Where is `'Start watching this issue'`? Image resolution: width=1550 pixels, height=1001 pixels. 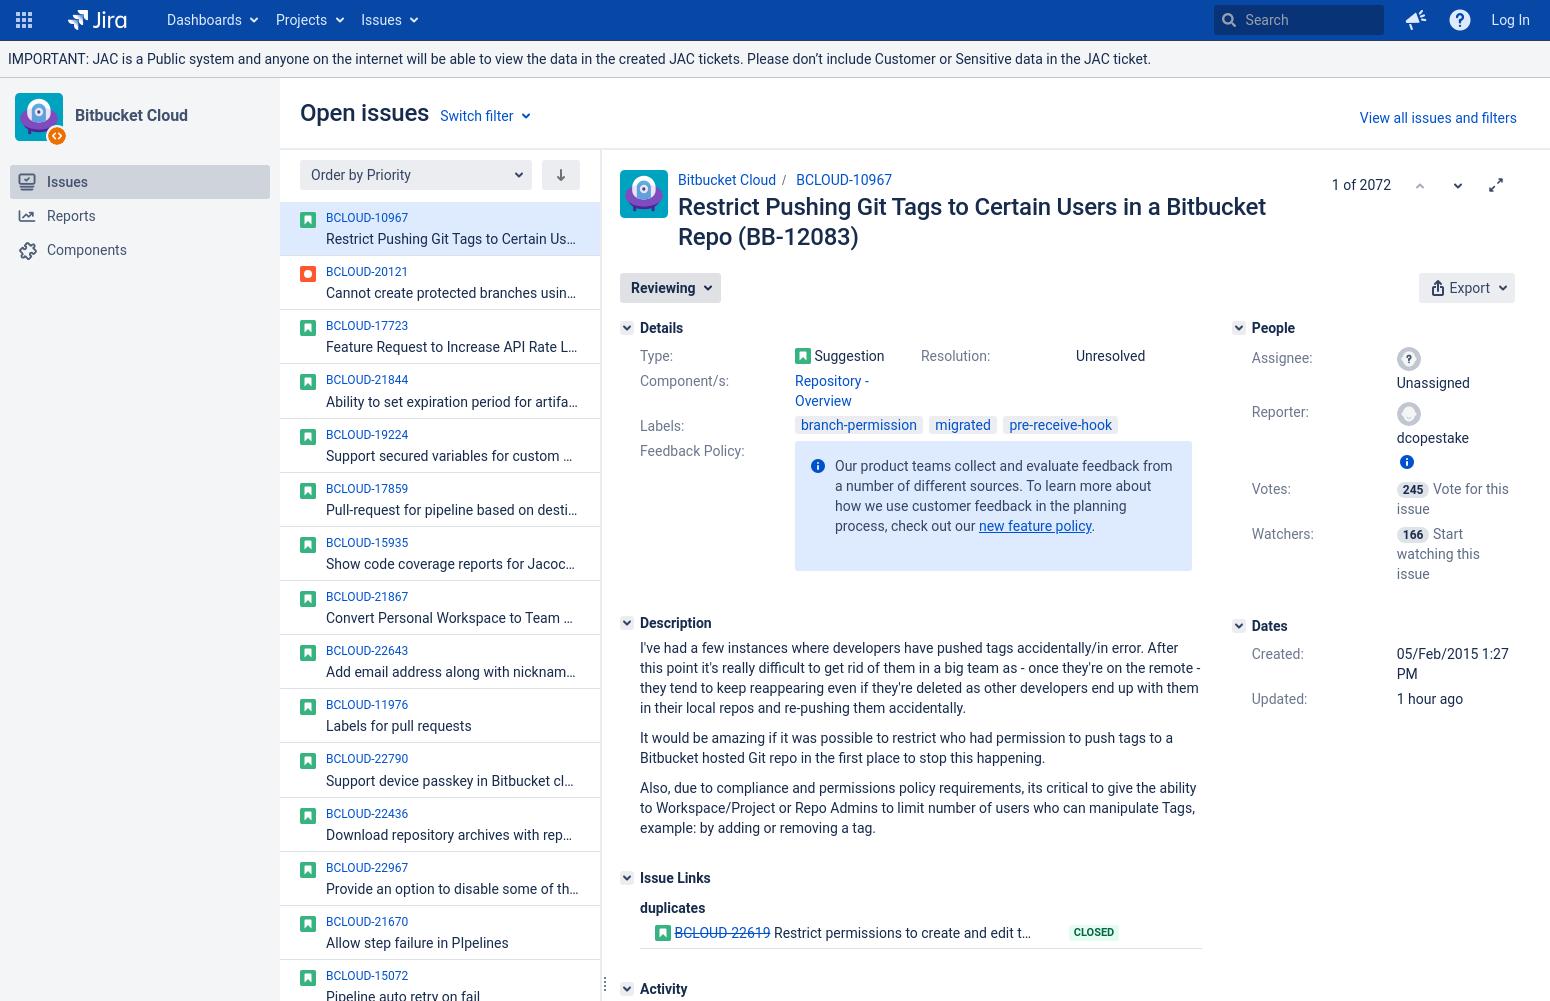
'Start watching this issue' is located at coordinates (1436, 551).